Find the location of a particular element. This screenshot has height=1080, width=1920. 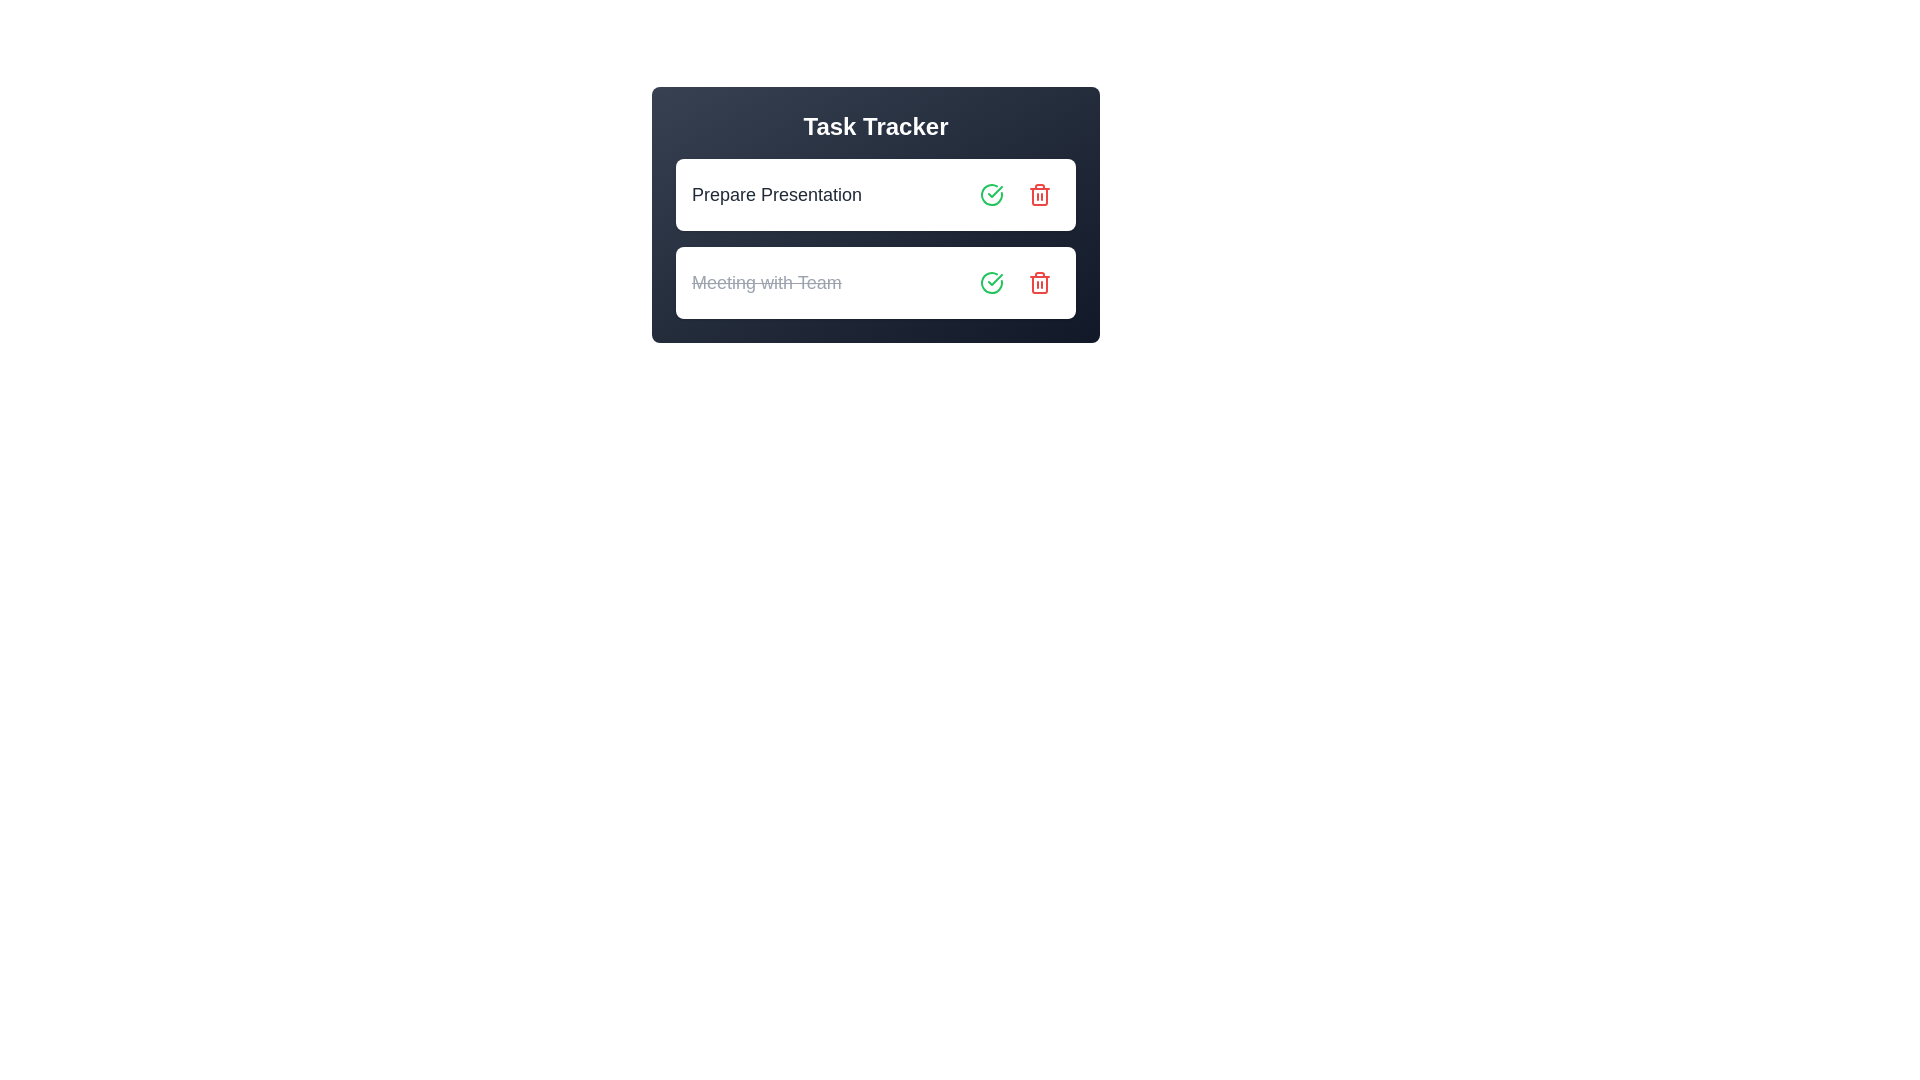

the green circular icon with a checkmark, which indicates a completed state, located to the right of the 'Prepare Presentation' text is located at coordinates (992, 195).